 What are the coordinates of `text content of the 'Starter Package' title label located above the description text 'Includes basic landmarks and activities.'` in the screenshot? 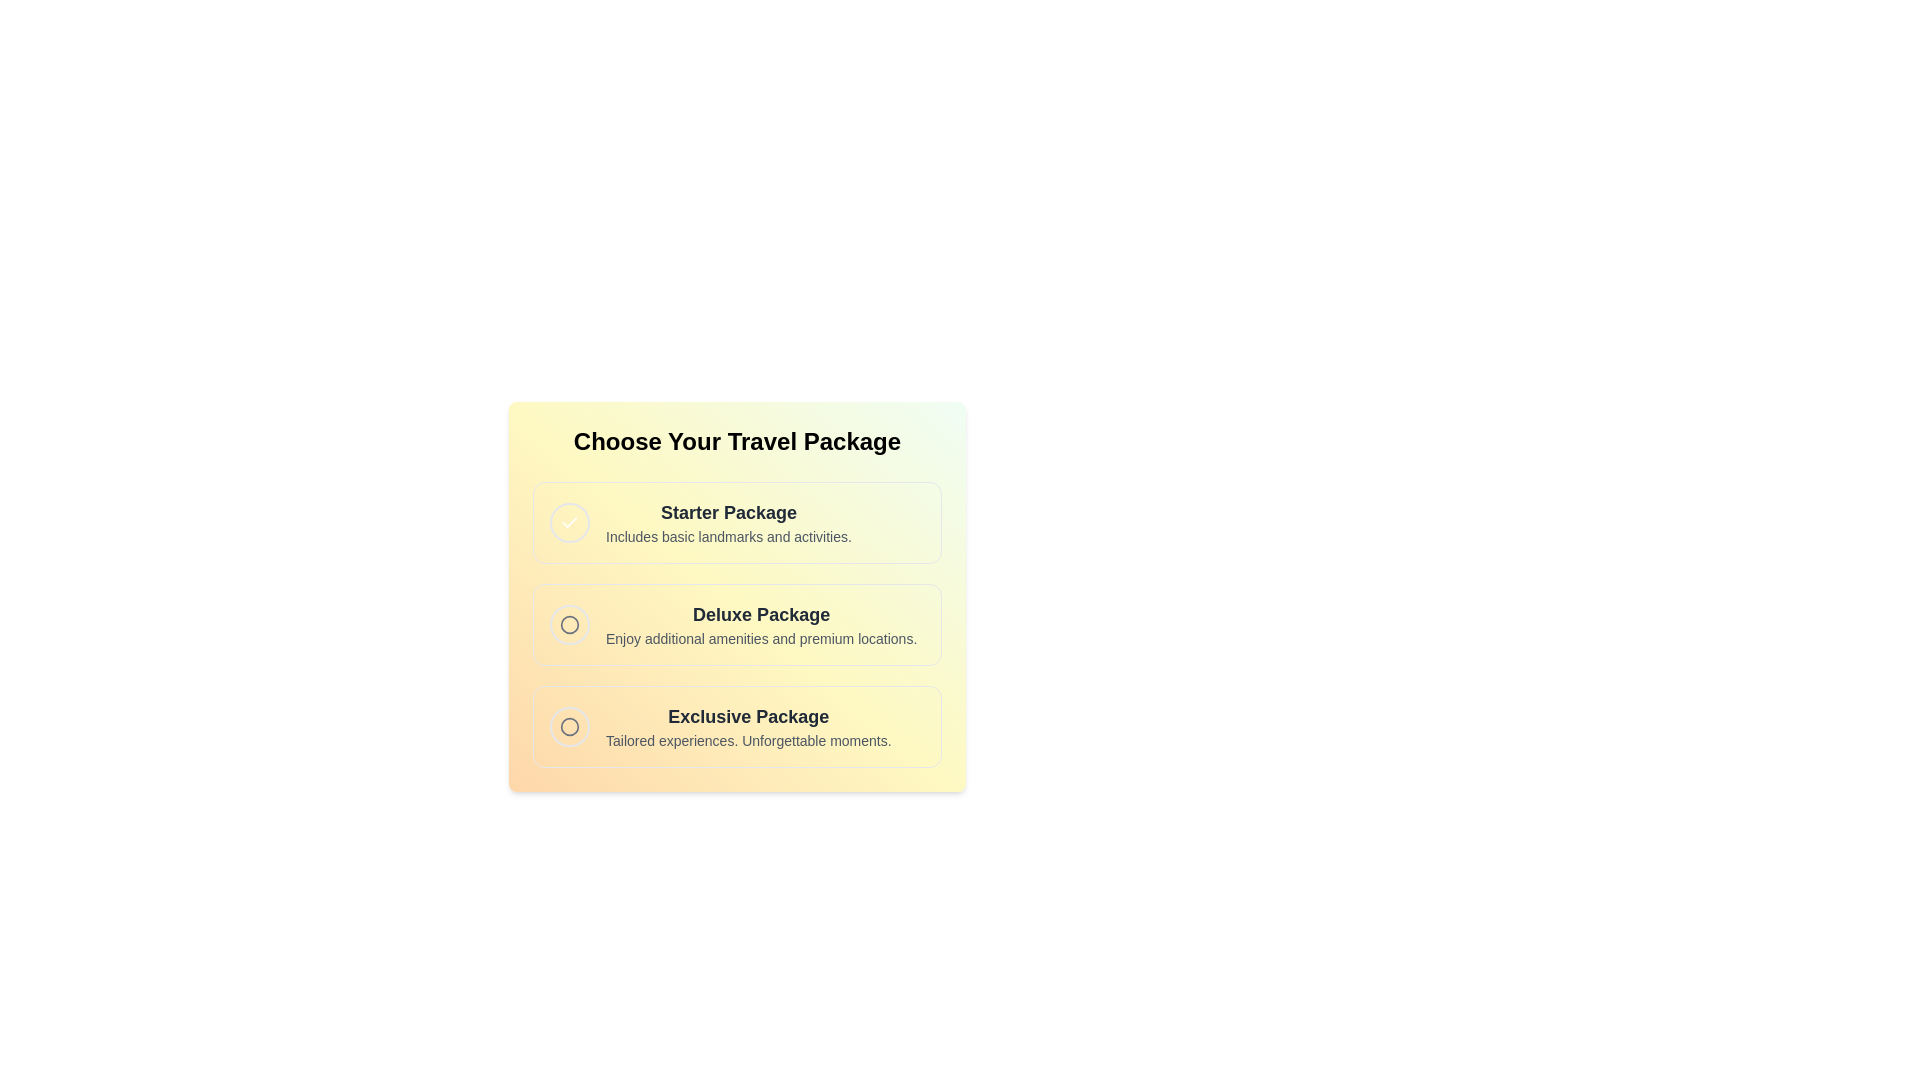 It's located at (728, 512).